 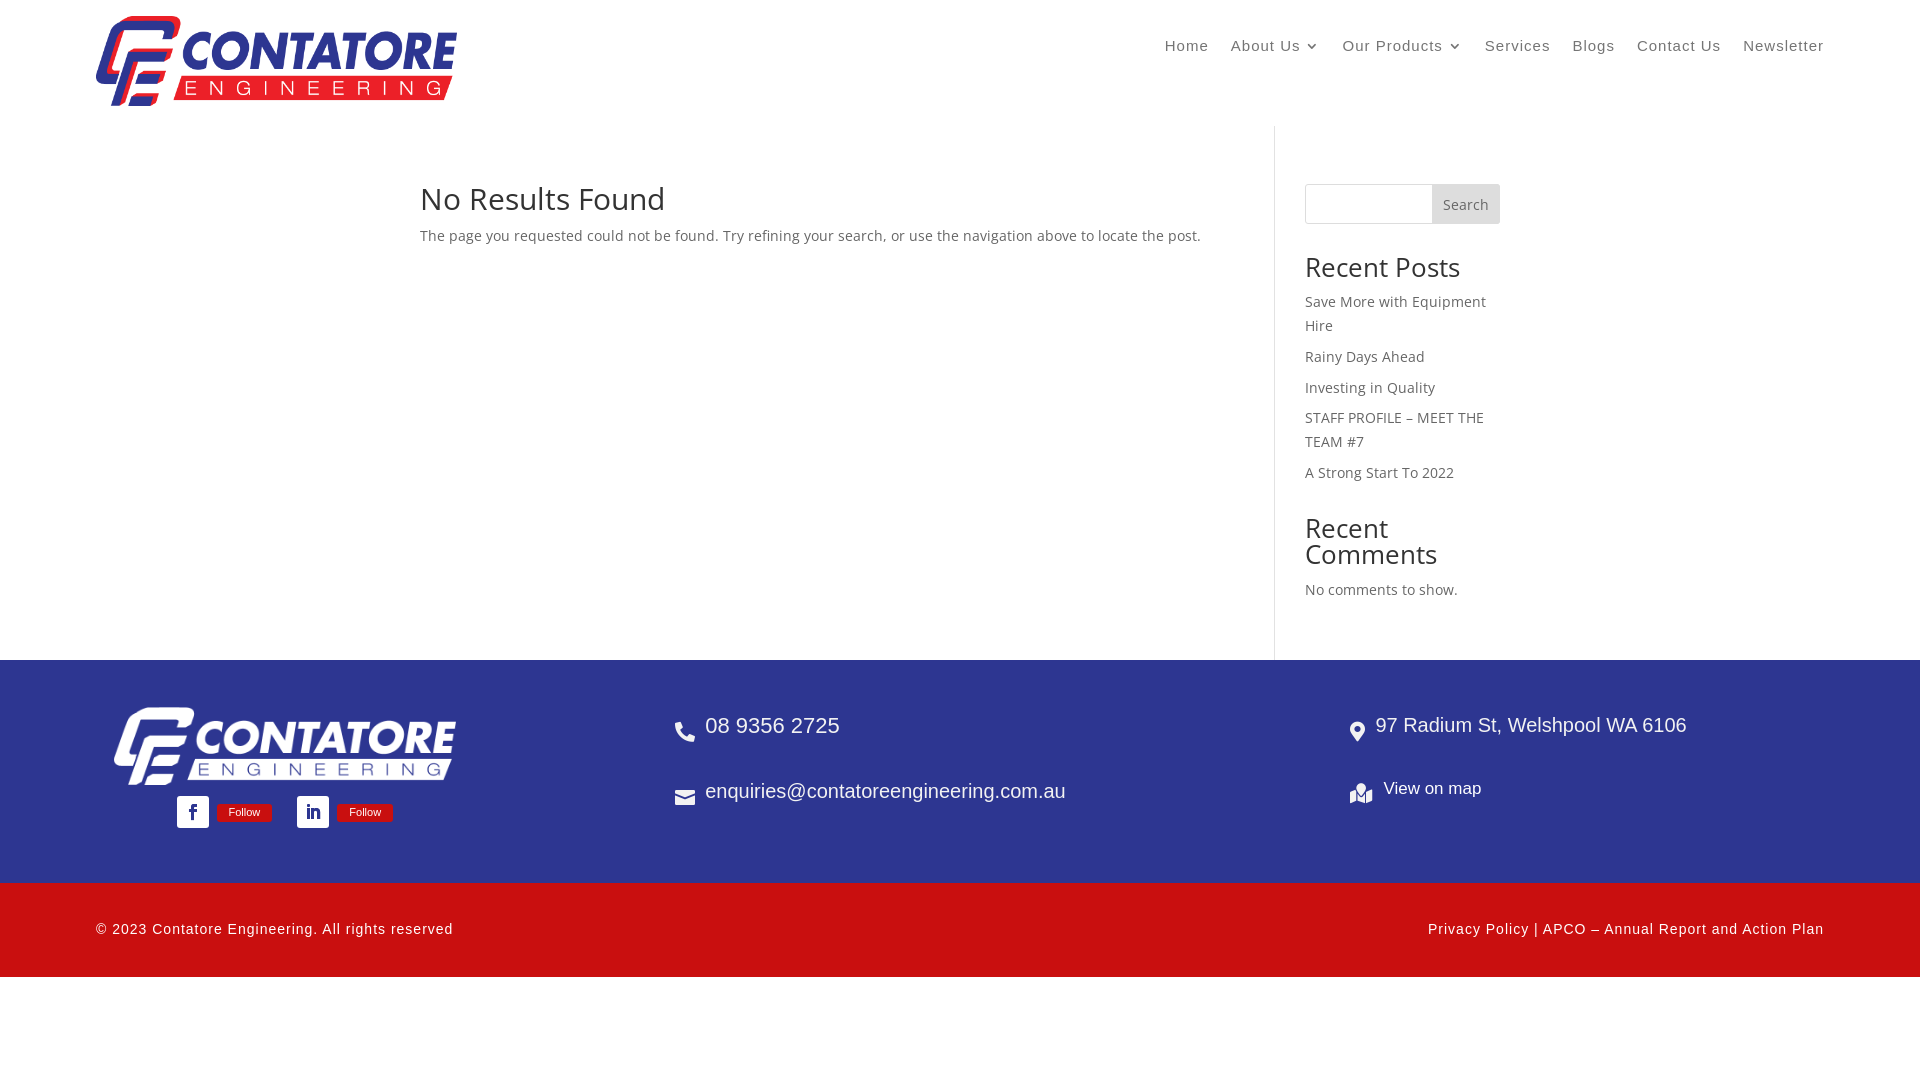 I want to click on 'Follow on Facebook', so click(x=192, y=812).